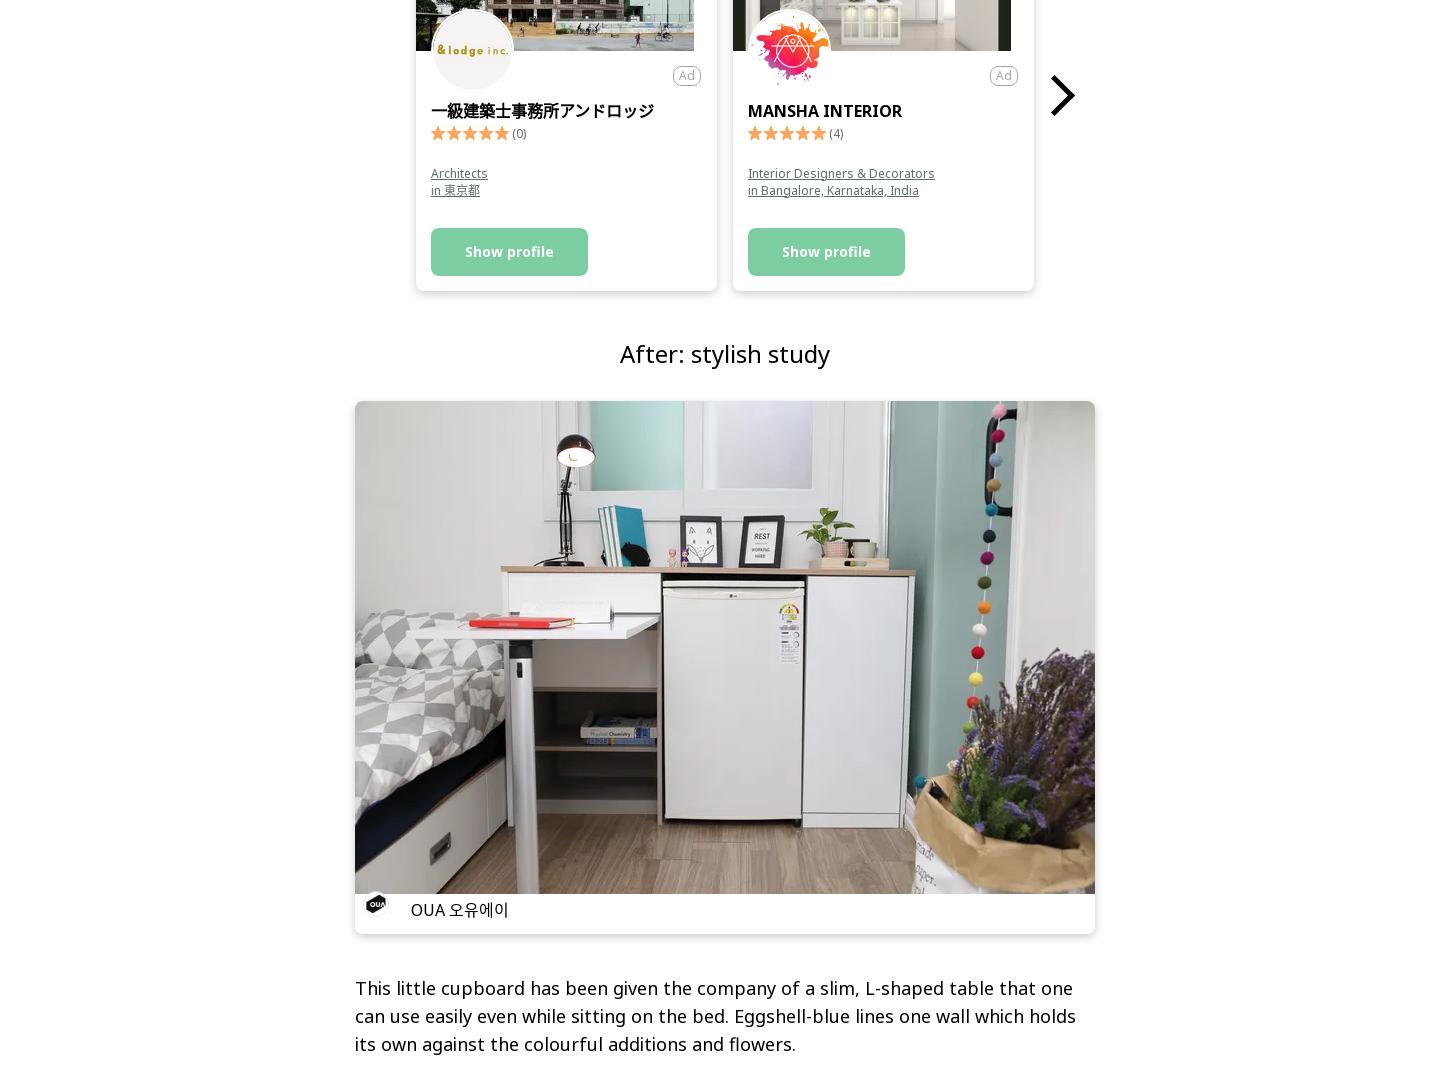  Describe the element at coordinates (429, 189) in the screenshot. I see `'in 東京都'` at that location.